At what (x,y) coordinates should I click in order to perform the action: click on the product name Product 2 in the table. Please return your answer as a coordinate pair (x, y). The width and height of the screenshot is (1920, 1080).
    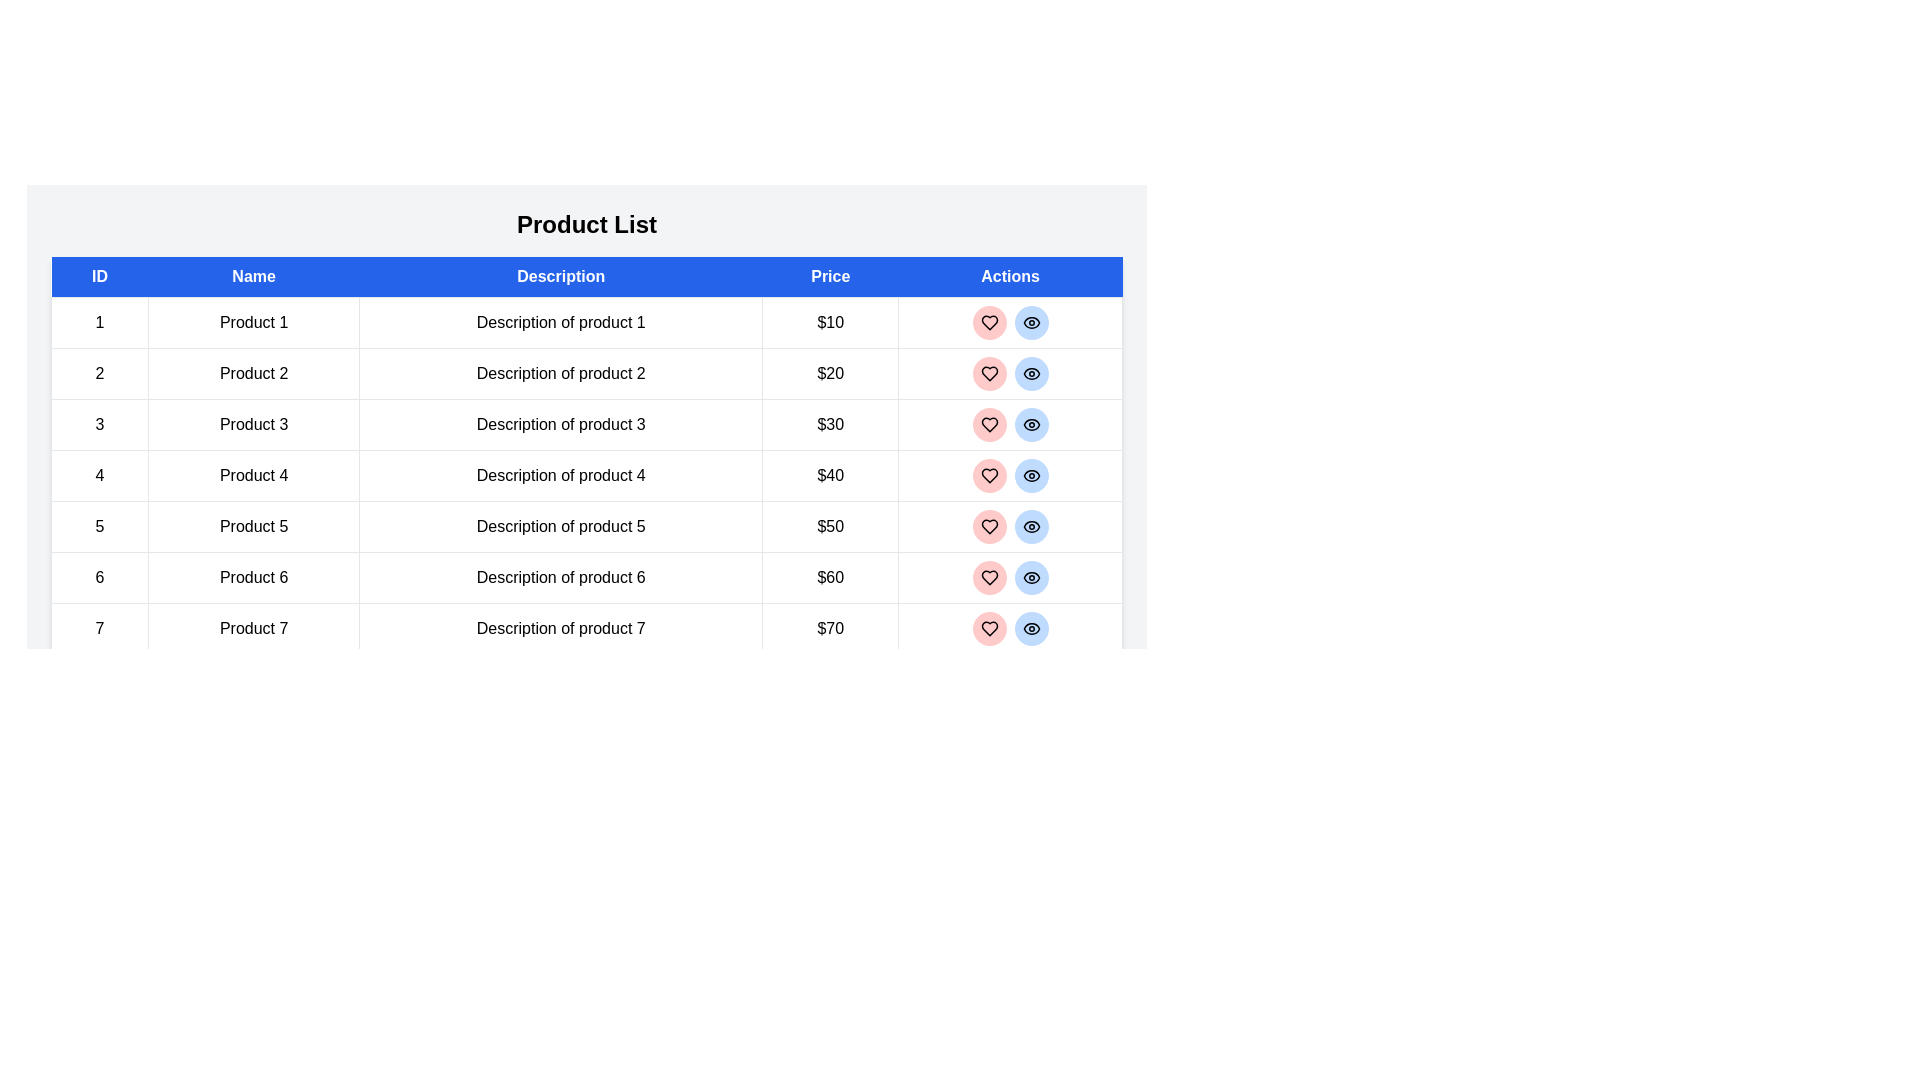
    Looking at the image, I should click on (253, 374).